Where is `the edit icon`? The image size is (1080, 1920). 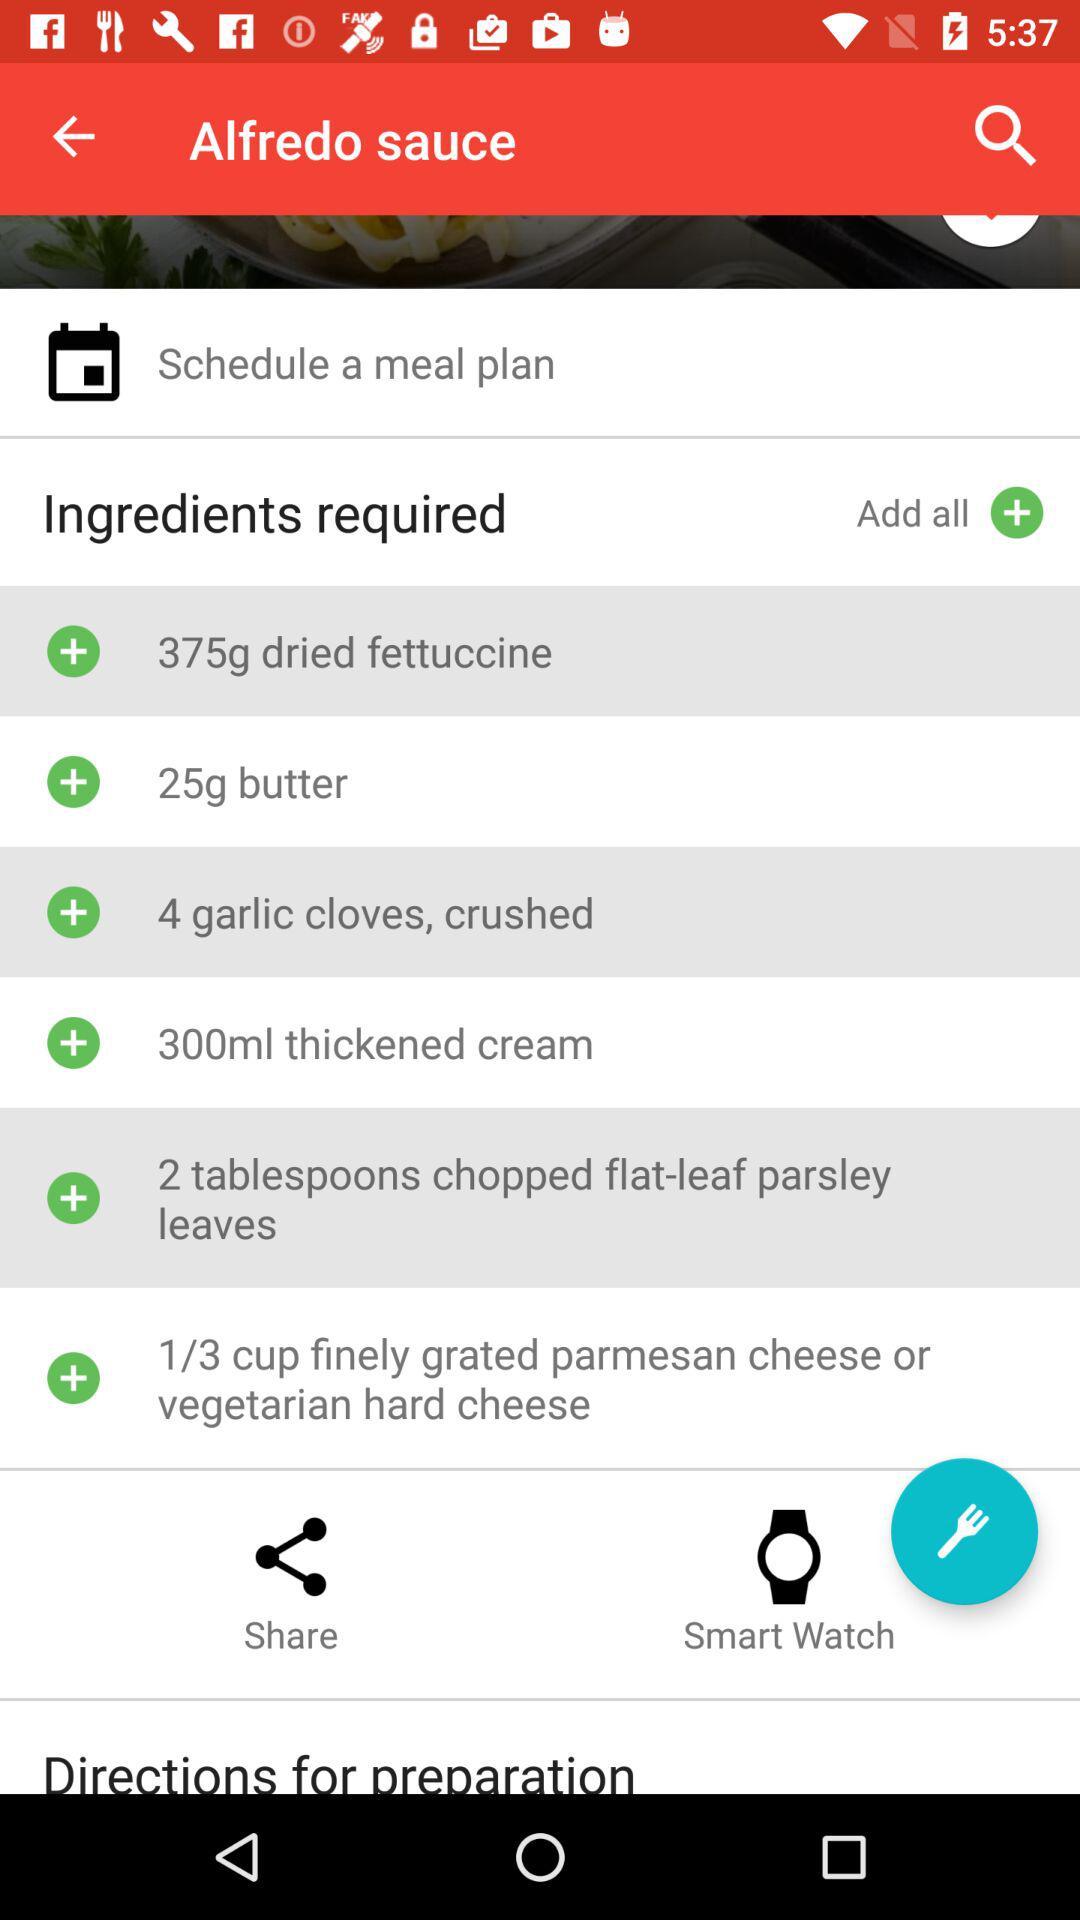
the edit icon is located at coordinates (963, 1530).